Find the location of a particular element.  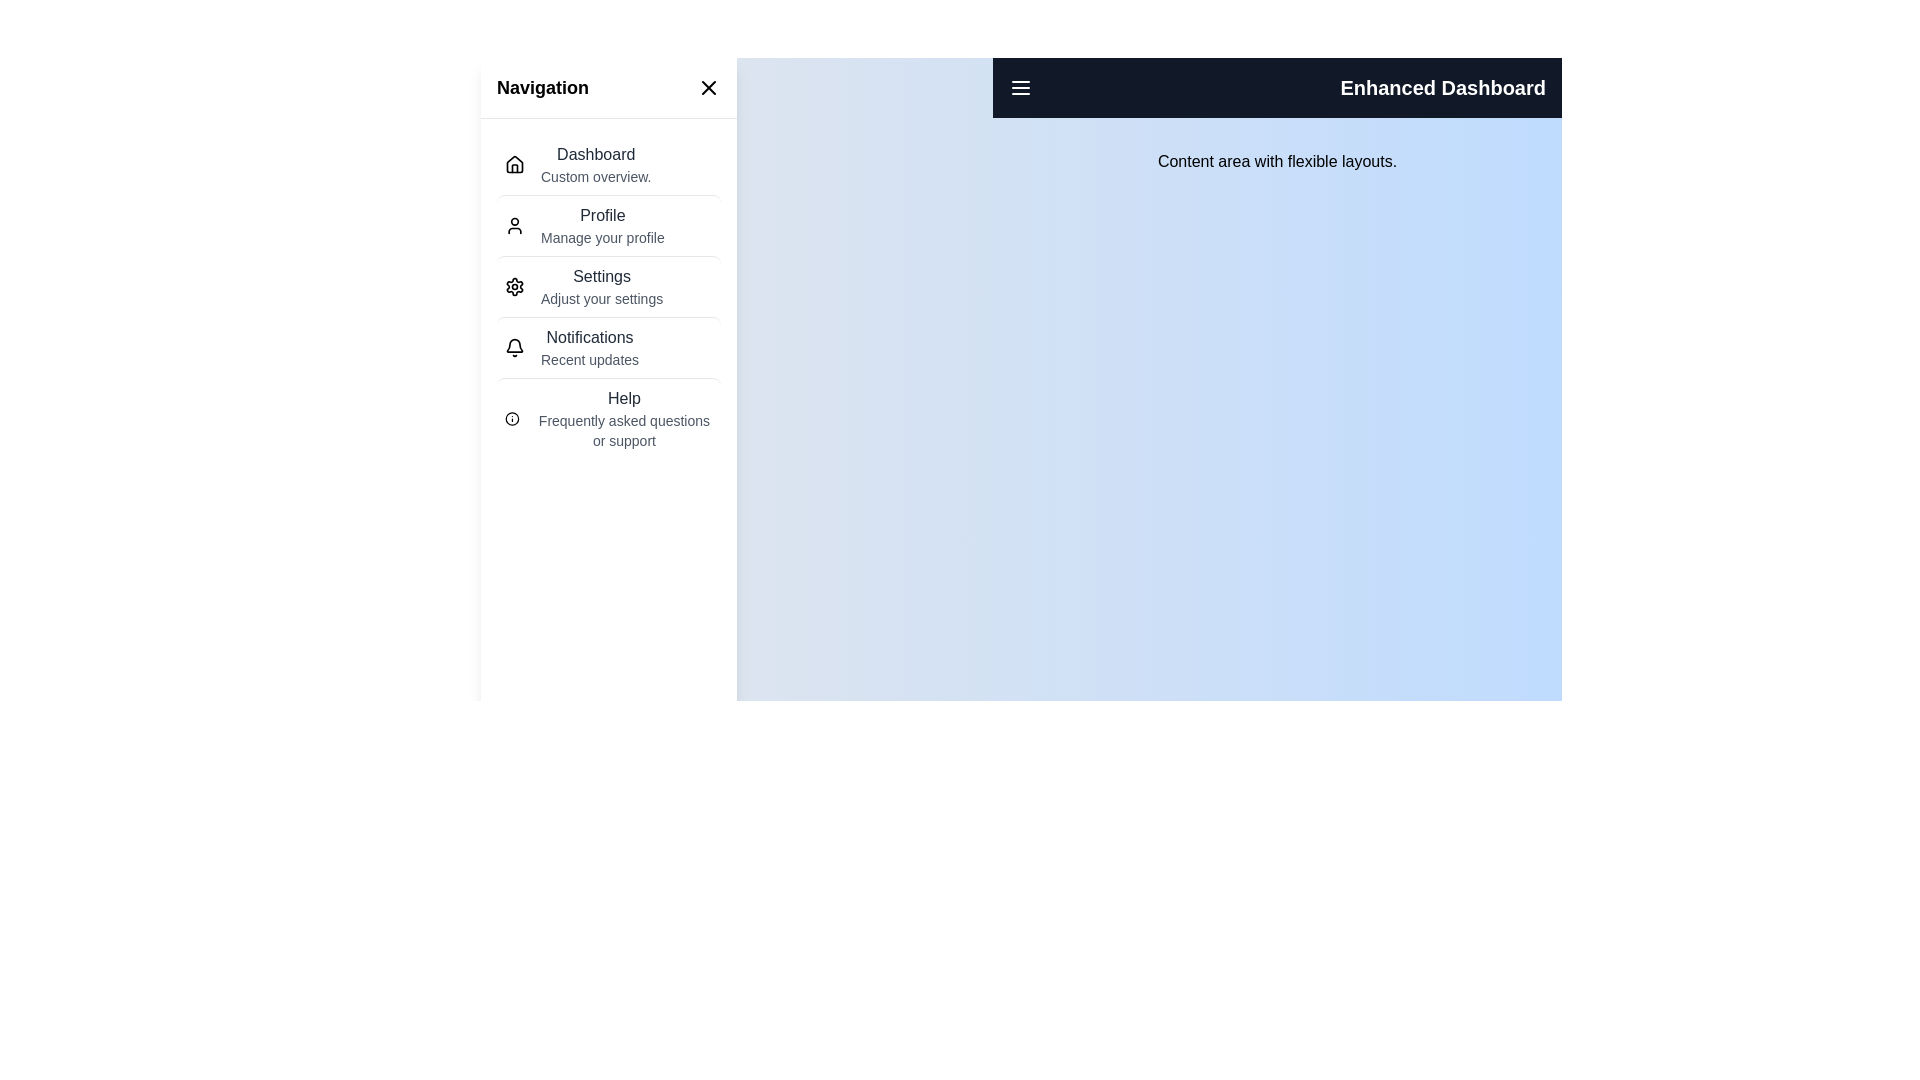

the bell icon located next to the 'Notifications' text in the fourth row of the navigation menu is located at coordinates (514, 346).